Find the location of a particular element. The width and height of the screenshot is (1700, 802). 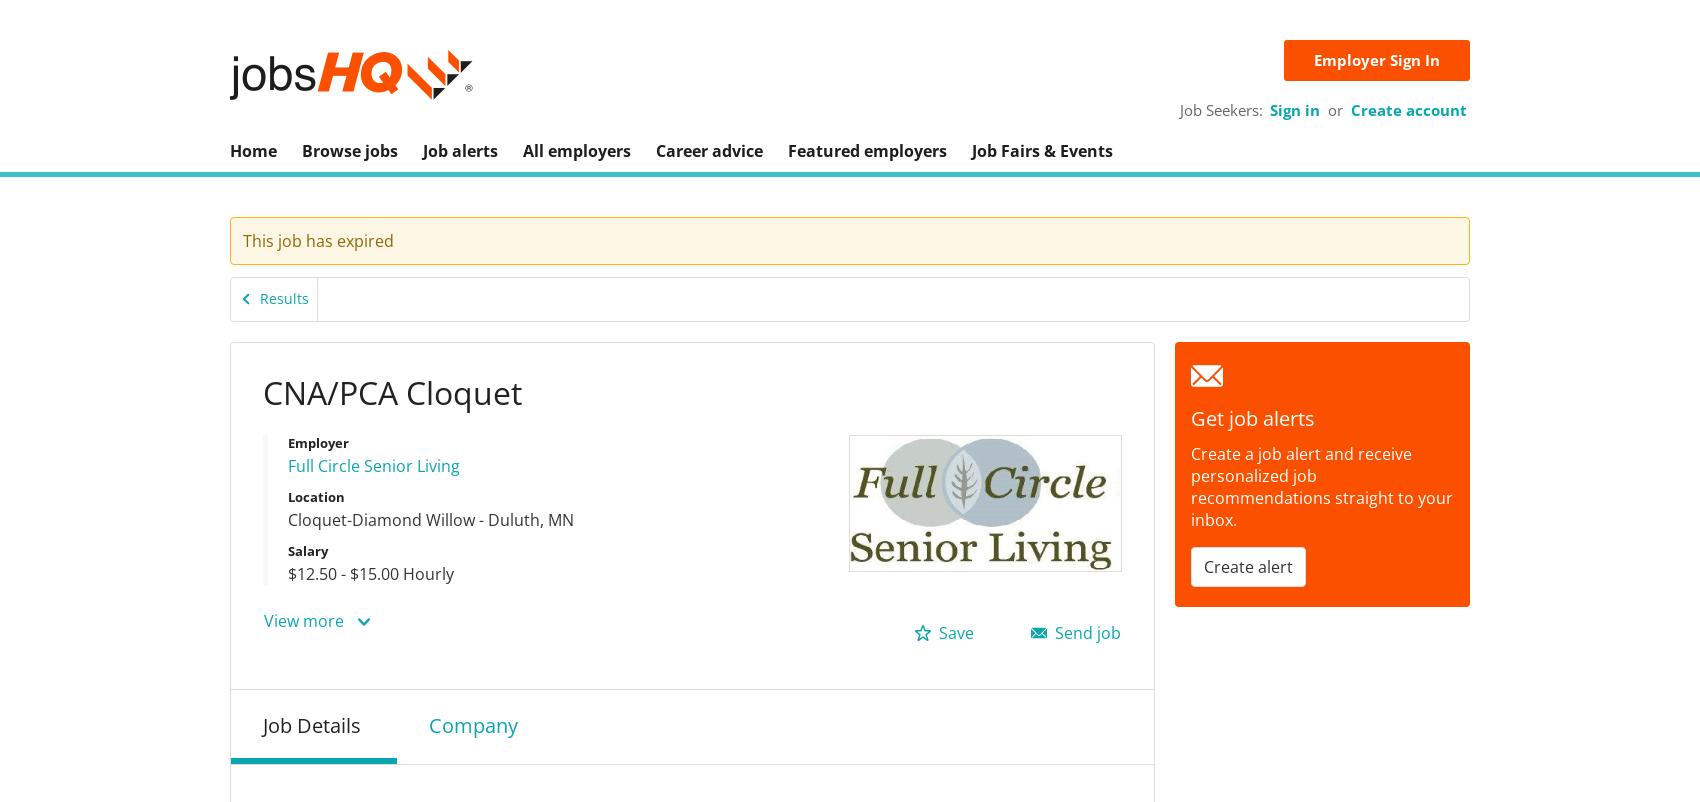

'Job Details' is located at coordinates (311, 725).